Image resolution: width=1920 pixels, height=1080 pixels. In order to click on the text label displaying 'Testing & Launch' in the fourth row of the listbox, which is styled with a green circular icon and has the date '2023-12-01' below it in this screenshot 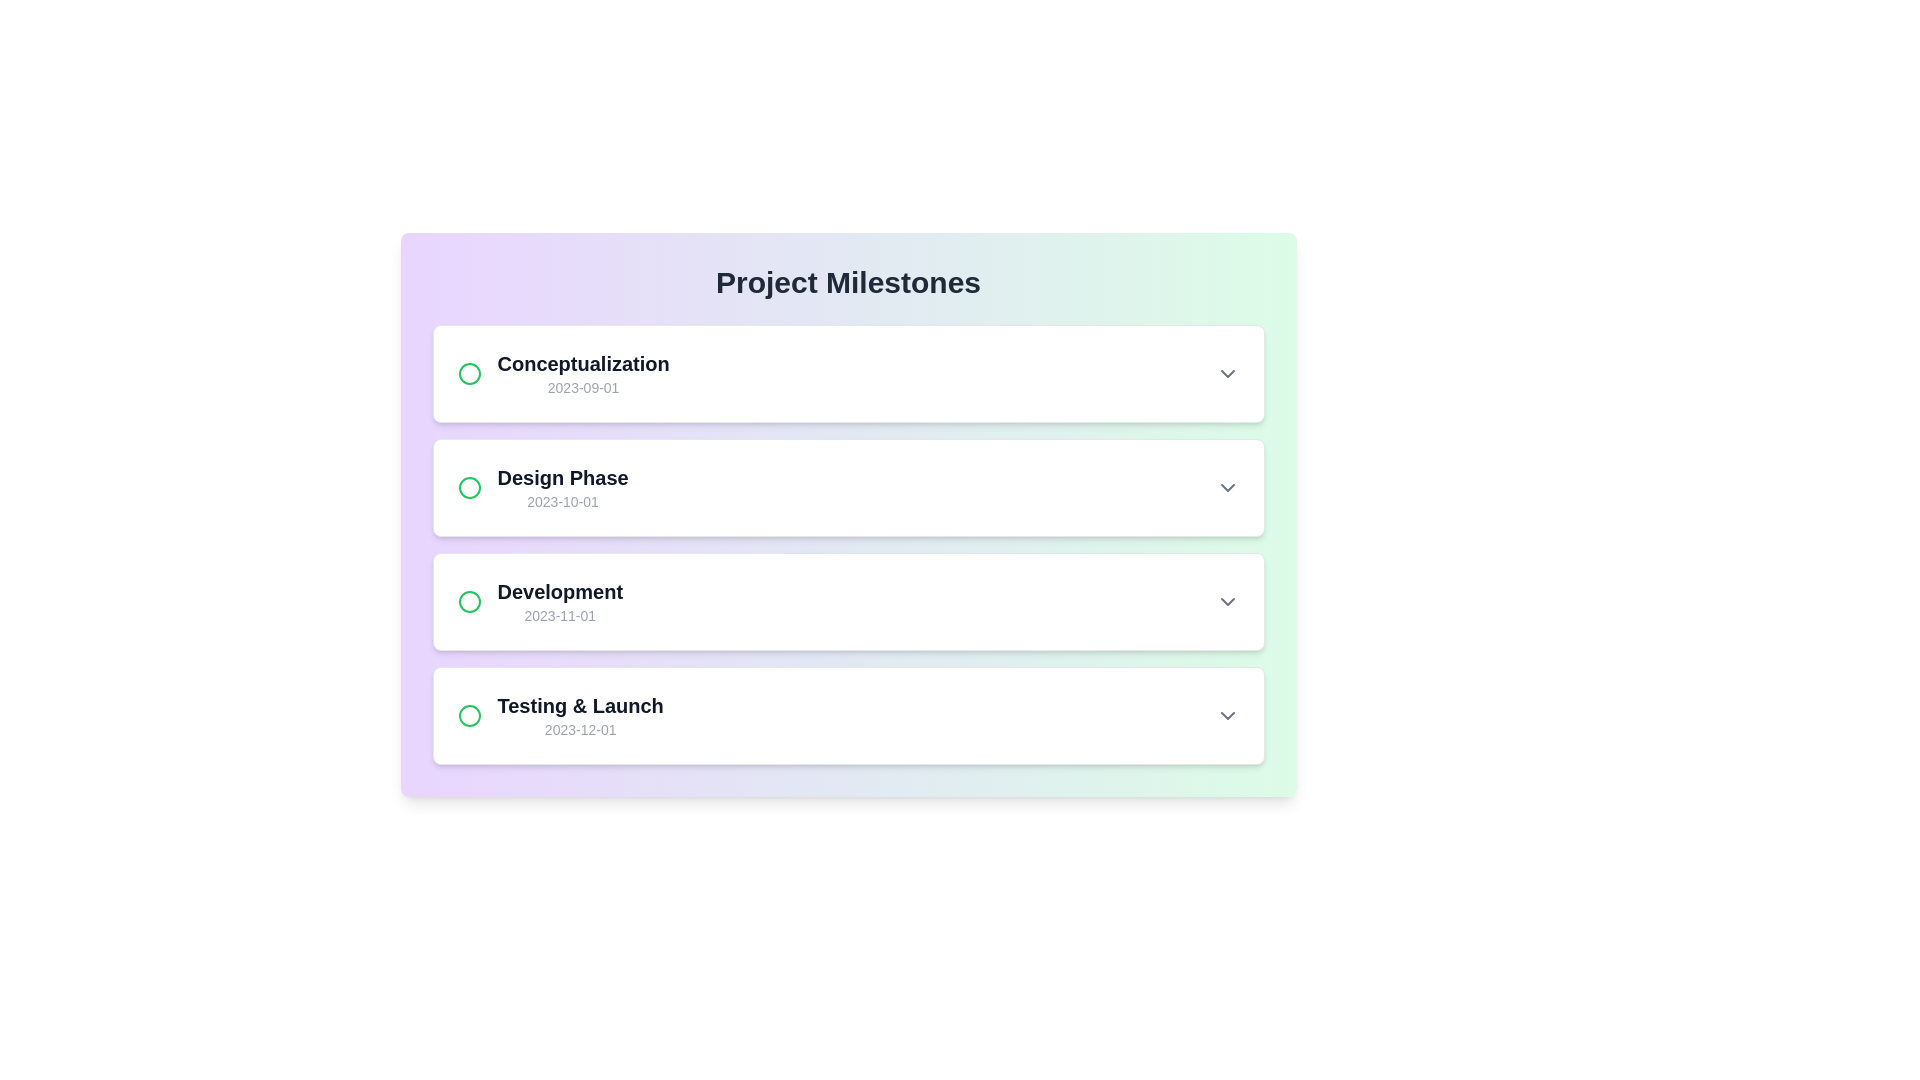, I will do `click(579, 704)`.